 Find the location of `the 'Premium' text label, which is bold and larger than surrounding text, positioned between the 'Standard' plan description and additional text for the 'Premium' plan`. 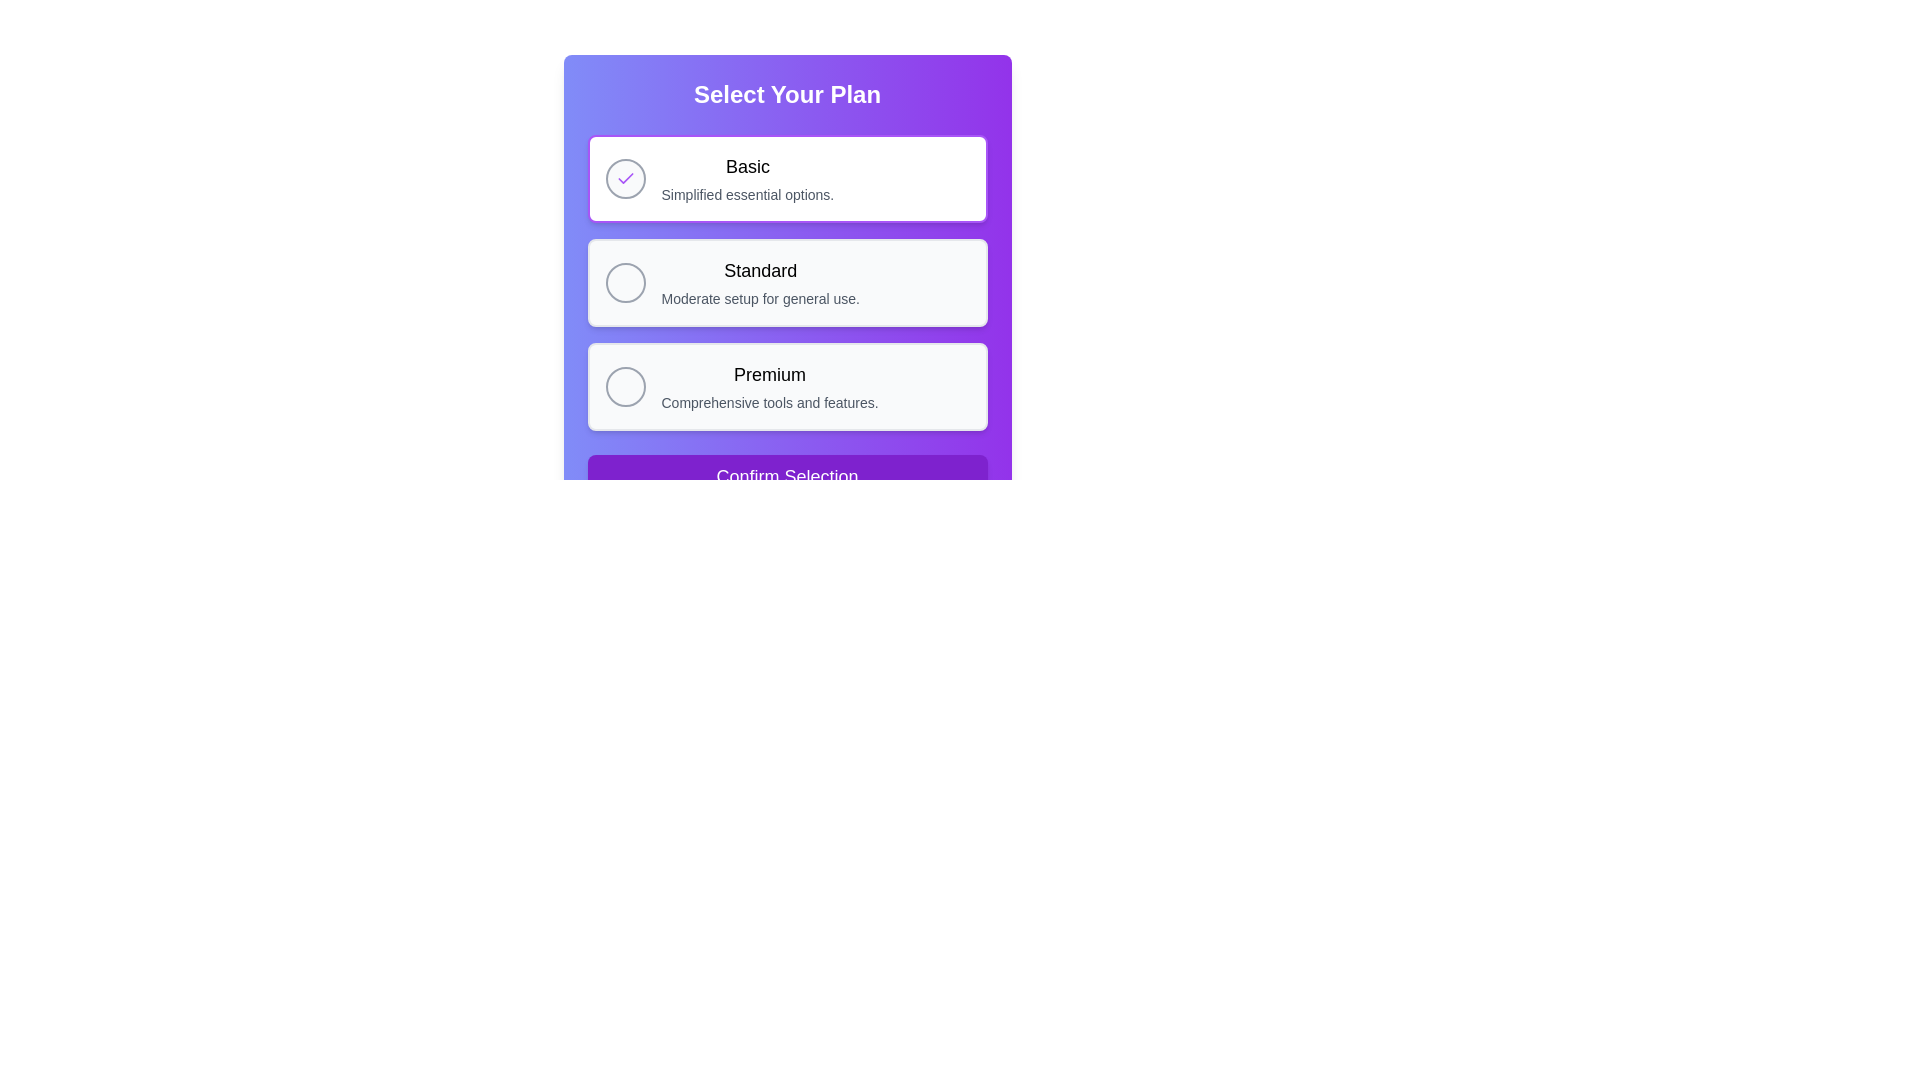

the 'Premium' text label, which is bold and larger than surrounding text, positioned between the 'Standard' plan description and additional text for the 'Premium' plan is located at coordinates (769, 374).